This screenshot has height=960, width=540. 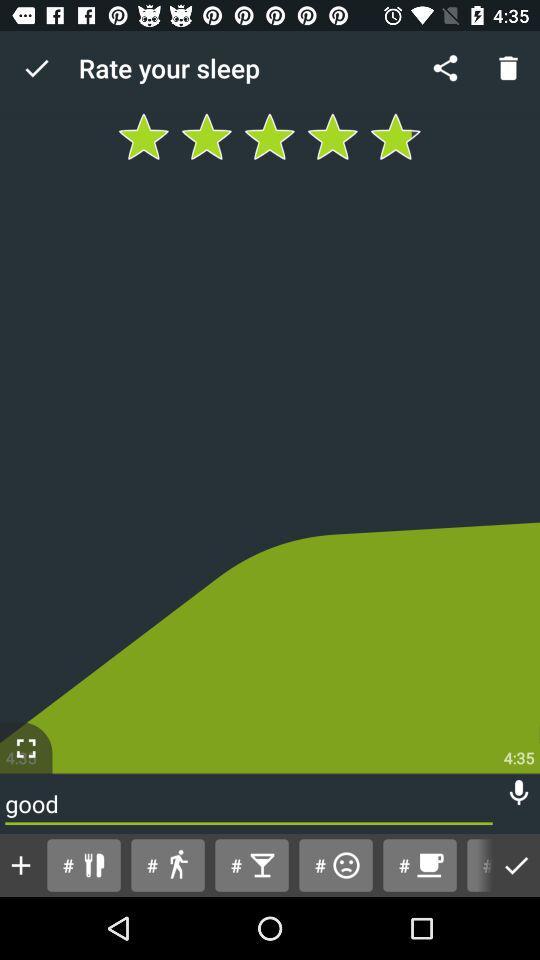 What do you see at coordinates (25, 747) in the screenshot?
I see `enable full screen` at bounding box center [25, 747].